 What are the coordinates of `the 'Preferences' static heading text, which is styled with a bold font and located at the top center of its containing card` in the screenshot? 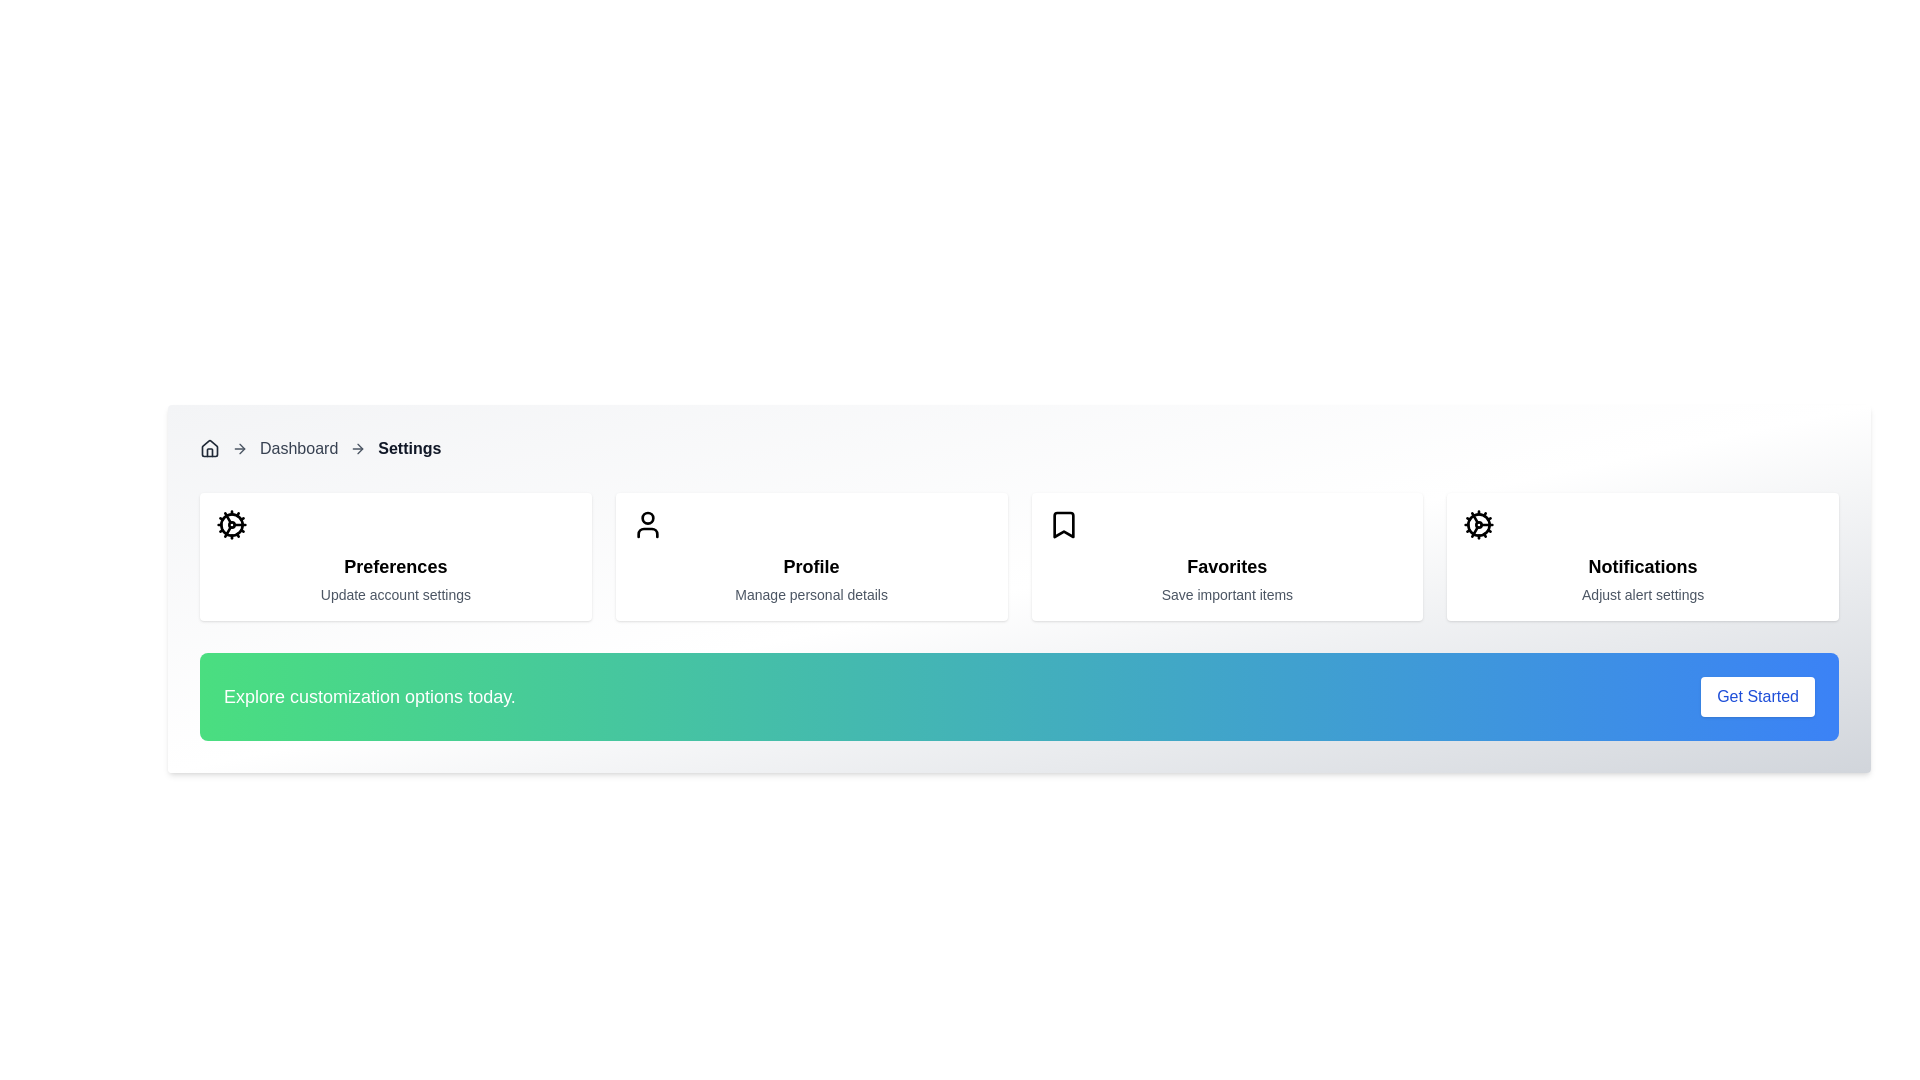 It's located at (395, 567).